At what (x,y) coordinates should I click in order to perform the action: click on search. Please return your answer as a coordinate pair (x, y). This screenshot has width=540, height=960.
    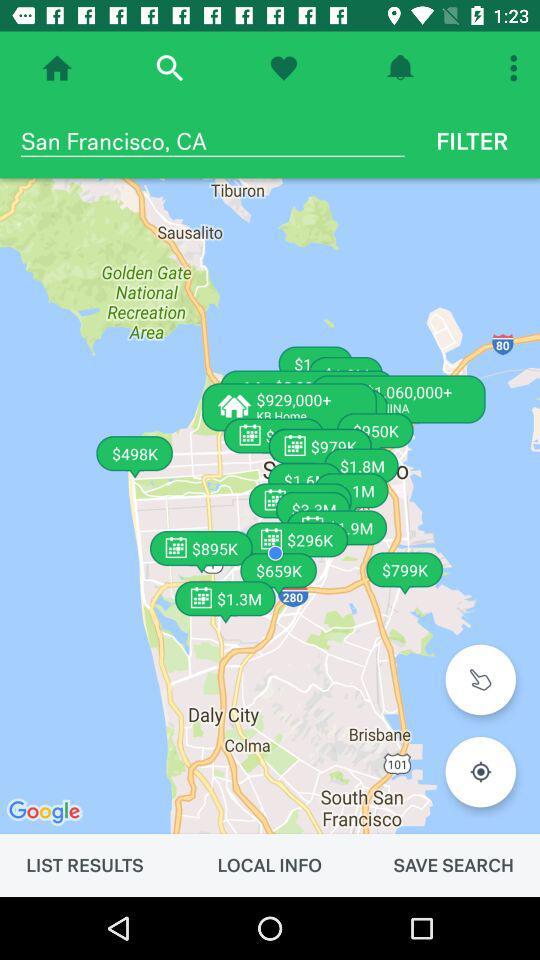
    Looking at the image, I should click on (168, 68).